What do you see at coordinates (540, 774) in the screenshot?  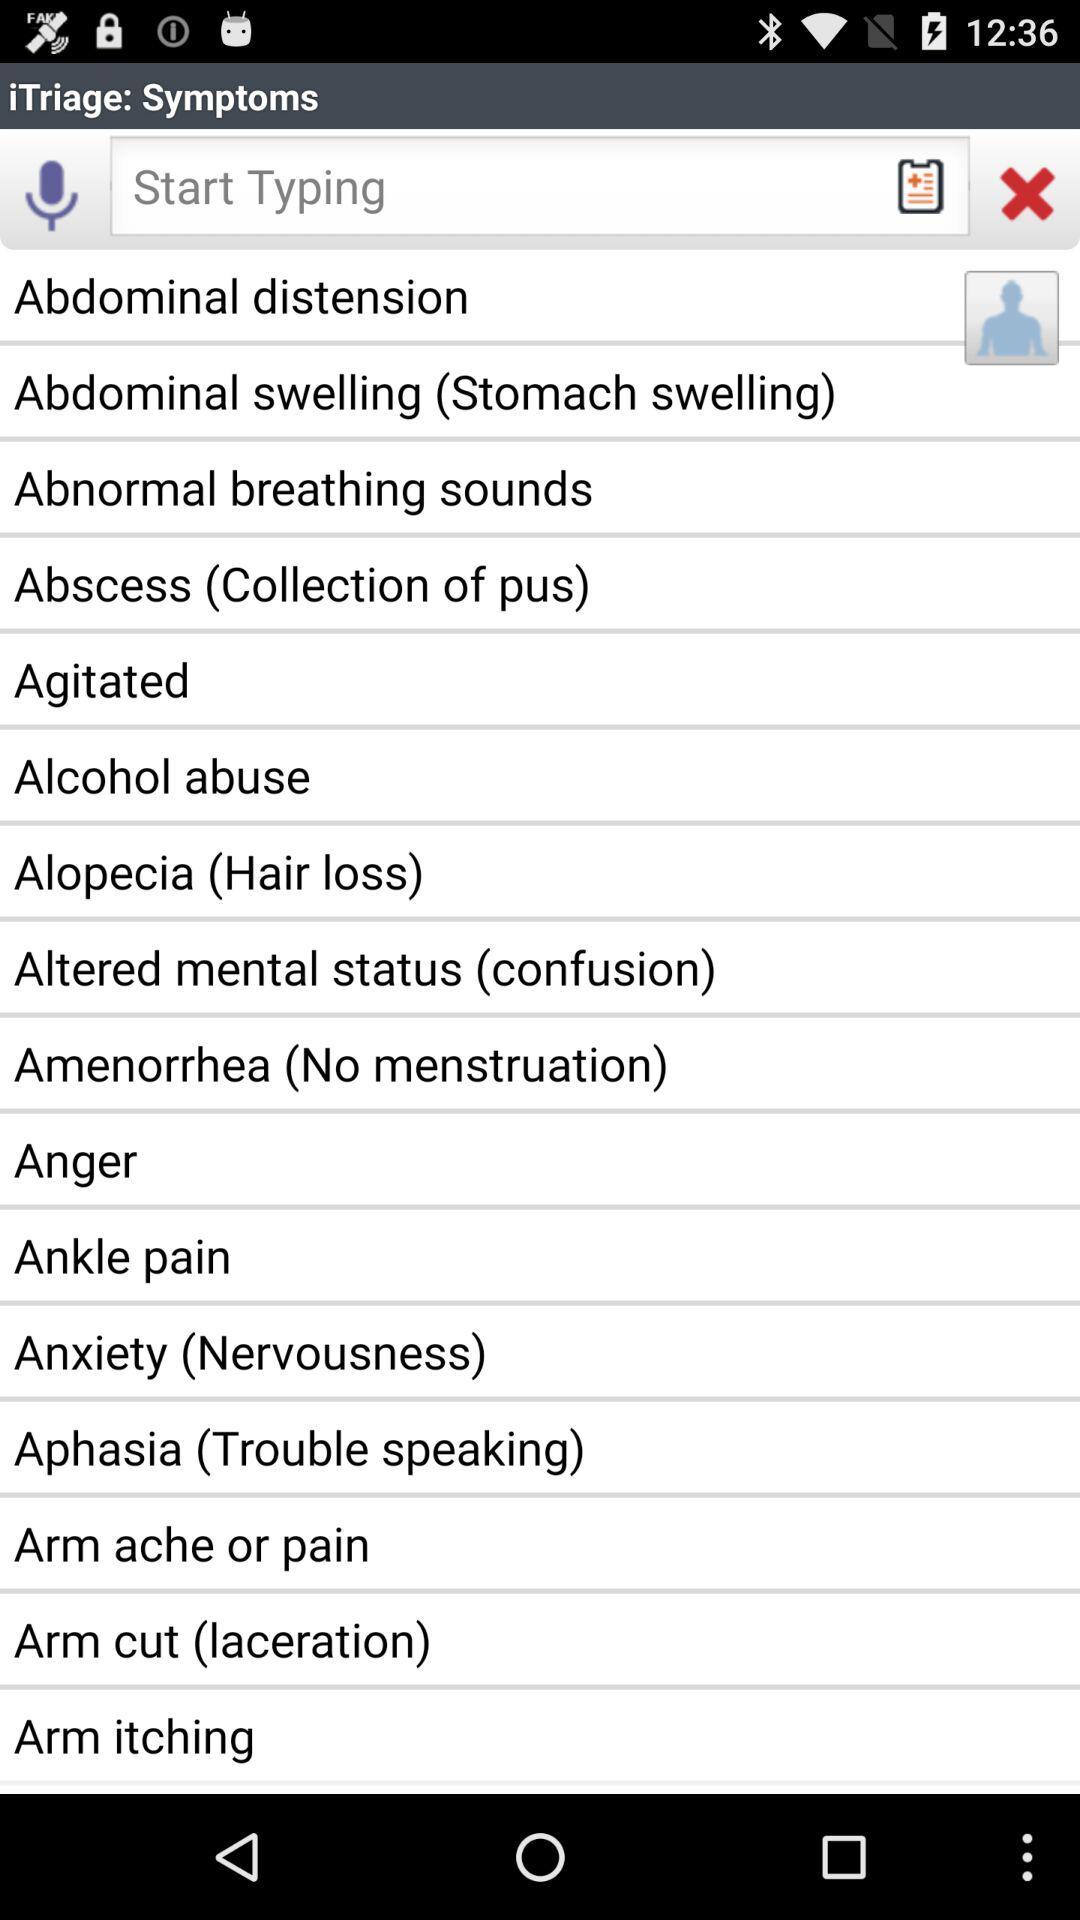 I see `the icon below agitated` at bounding box center [540, 774].